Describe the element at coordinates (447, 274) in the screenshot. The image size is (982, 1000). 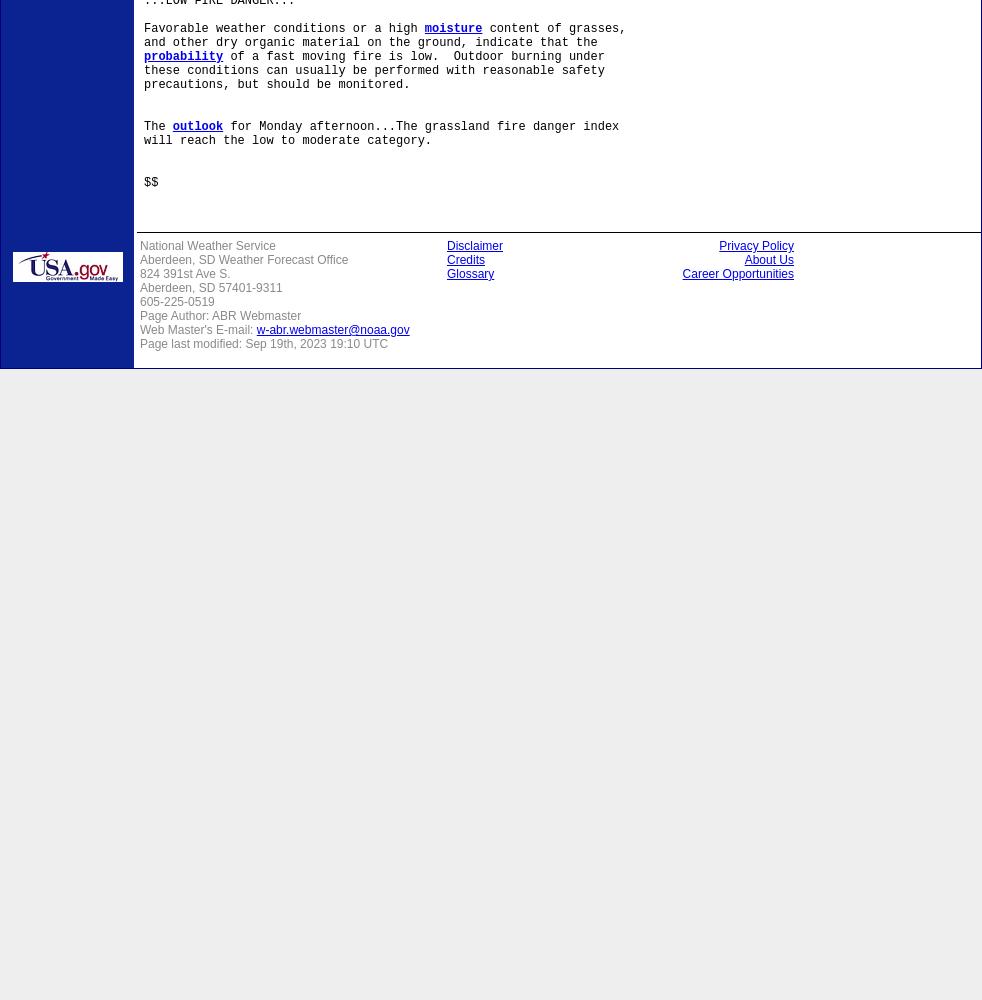
I see `'Glossary'` at that location.